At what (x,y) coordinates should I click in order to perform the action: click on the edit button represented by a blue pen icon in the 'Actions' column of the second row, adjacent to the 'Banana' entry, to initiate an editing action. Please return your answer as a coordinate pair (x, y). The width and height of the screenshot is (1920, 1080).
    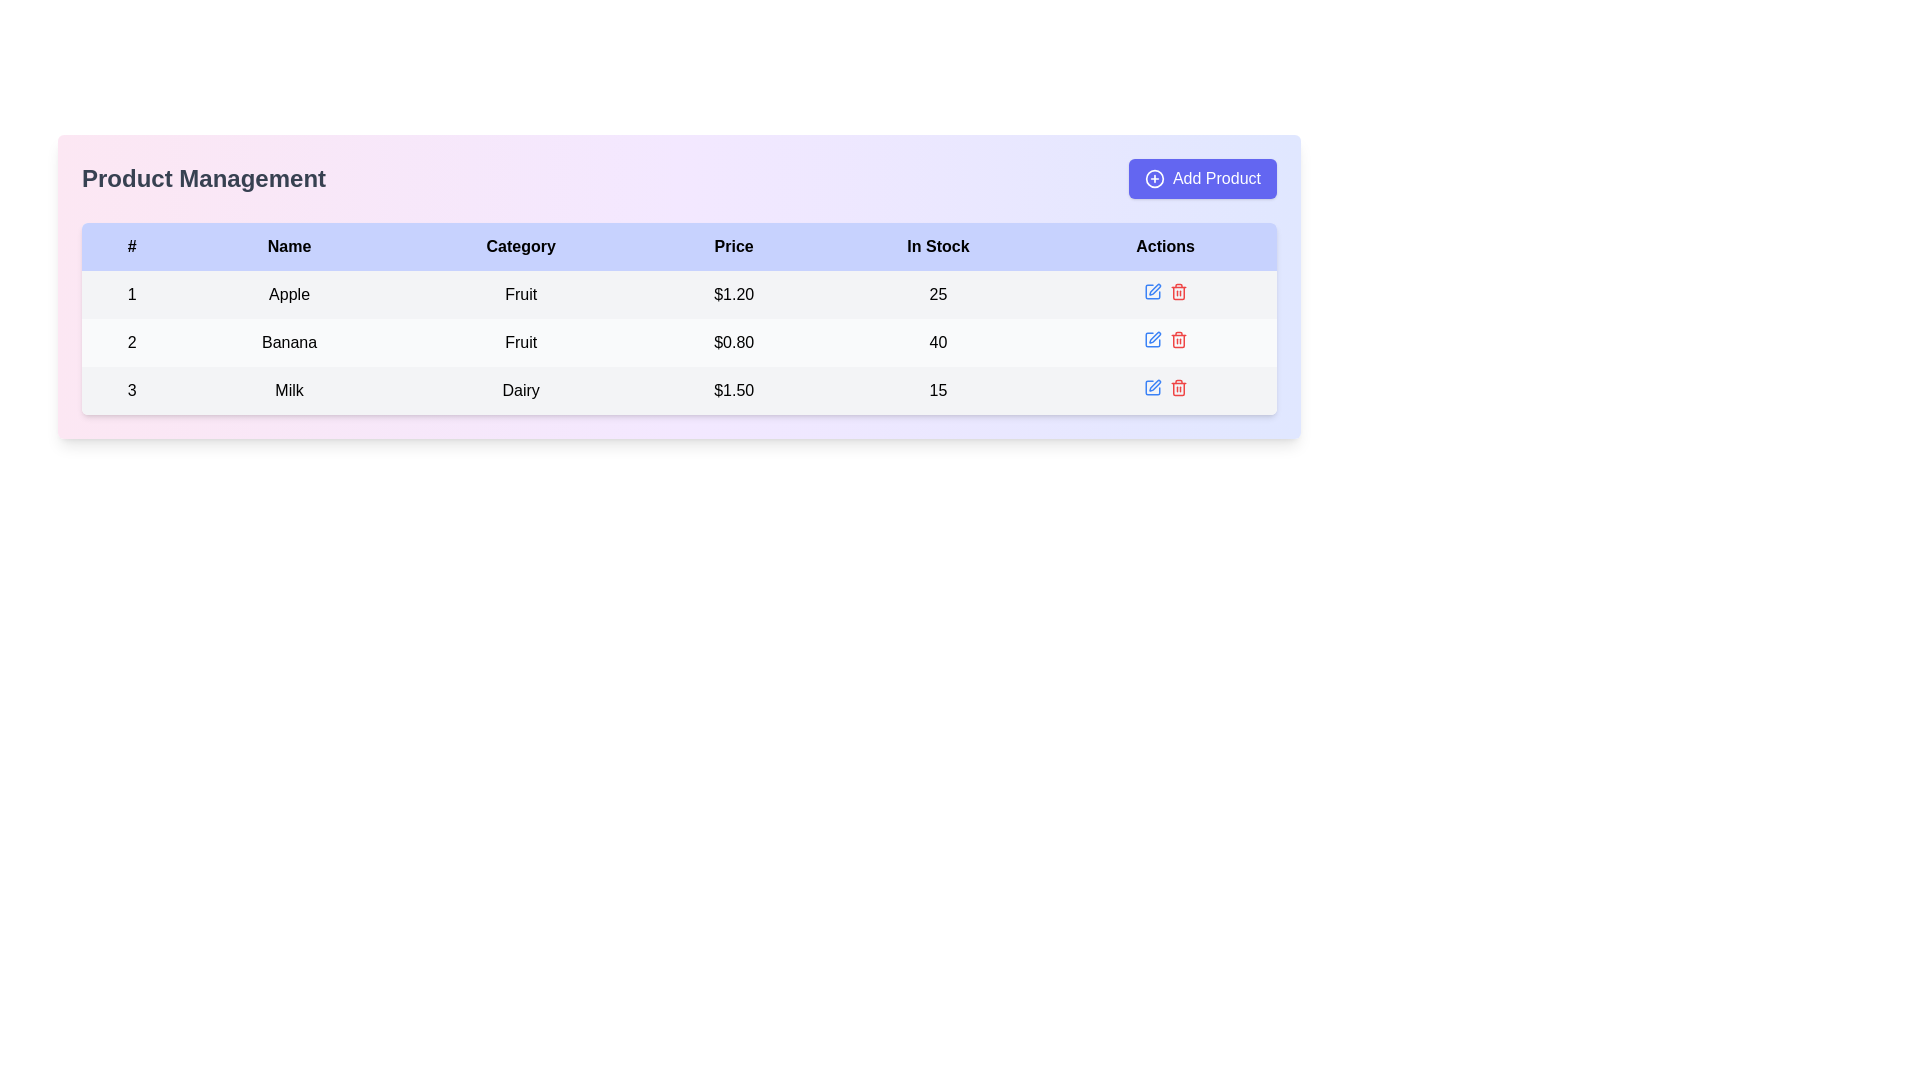
    Looking at the image, I should click on (1154, 336).